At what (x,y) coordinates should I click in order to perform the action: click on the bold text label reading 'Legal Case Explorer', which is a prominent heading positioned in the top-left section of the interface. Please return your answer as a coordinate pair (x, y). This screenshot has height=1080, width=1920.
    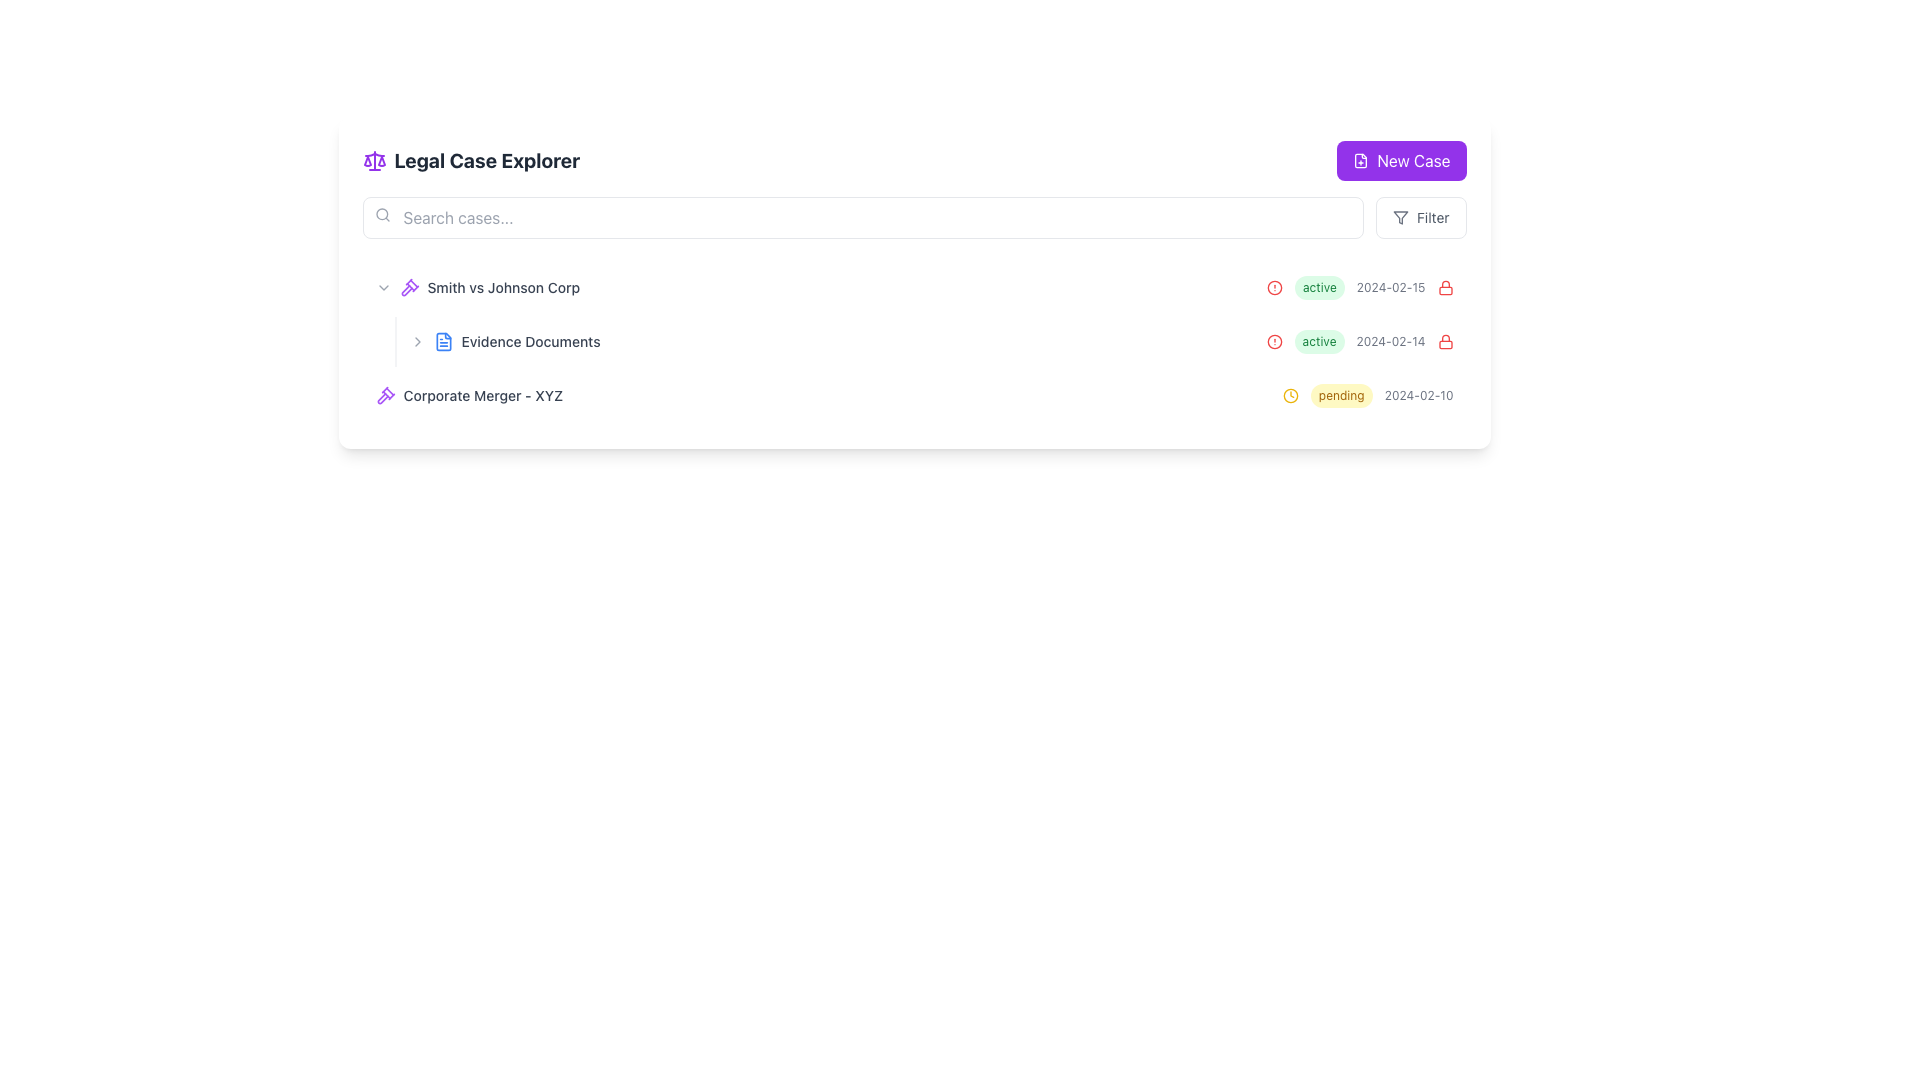
    Looking at the image, I should click on (487, 160).